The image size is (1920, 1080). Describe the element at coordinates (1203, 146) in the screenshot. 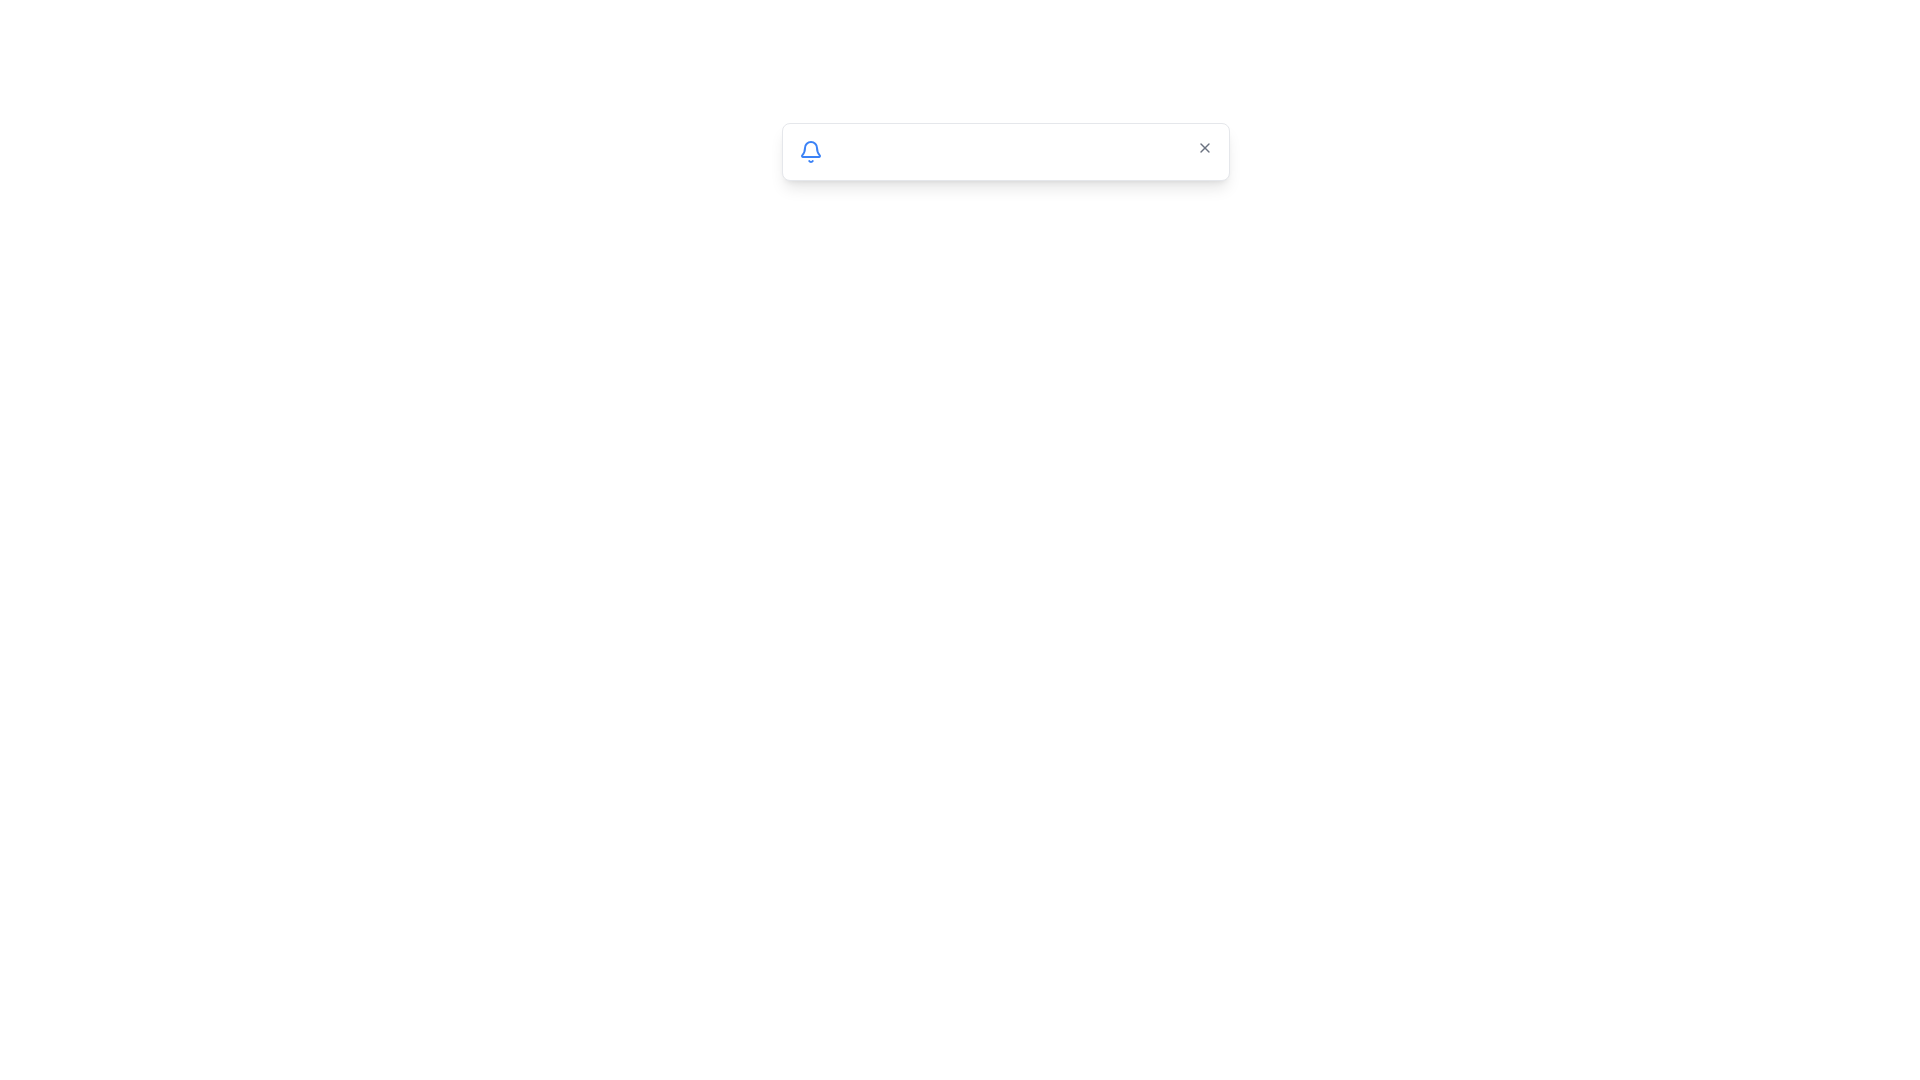

I see `the 'X' button at the far right of the rectangular panel` at that location.